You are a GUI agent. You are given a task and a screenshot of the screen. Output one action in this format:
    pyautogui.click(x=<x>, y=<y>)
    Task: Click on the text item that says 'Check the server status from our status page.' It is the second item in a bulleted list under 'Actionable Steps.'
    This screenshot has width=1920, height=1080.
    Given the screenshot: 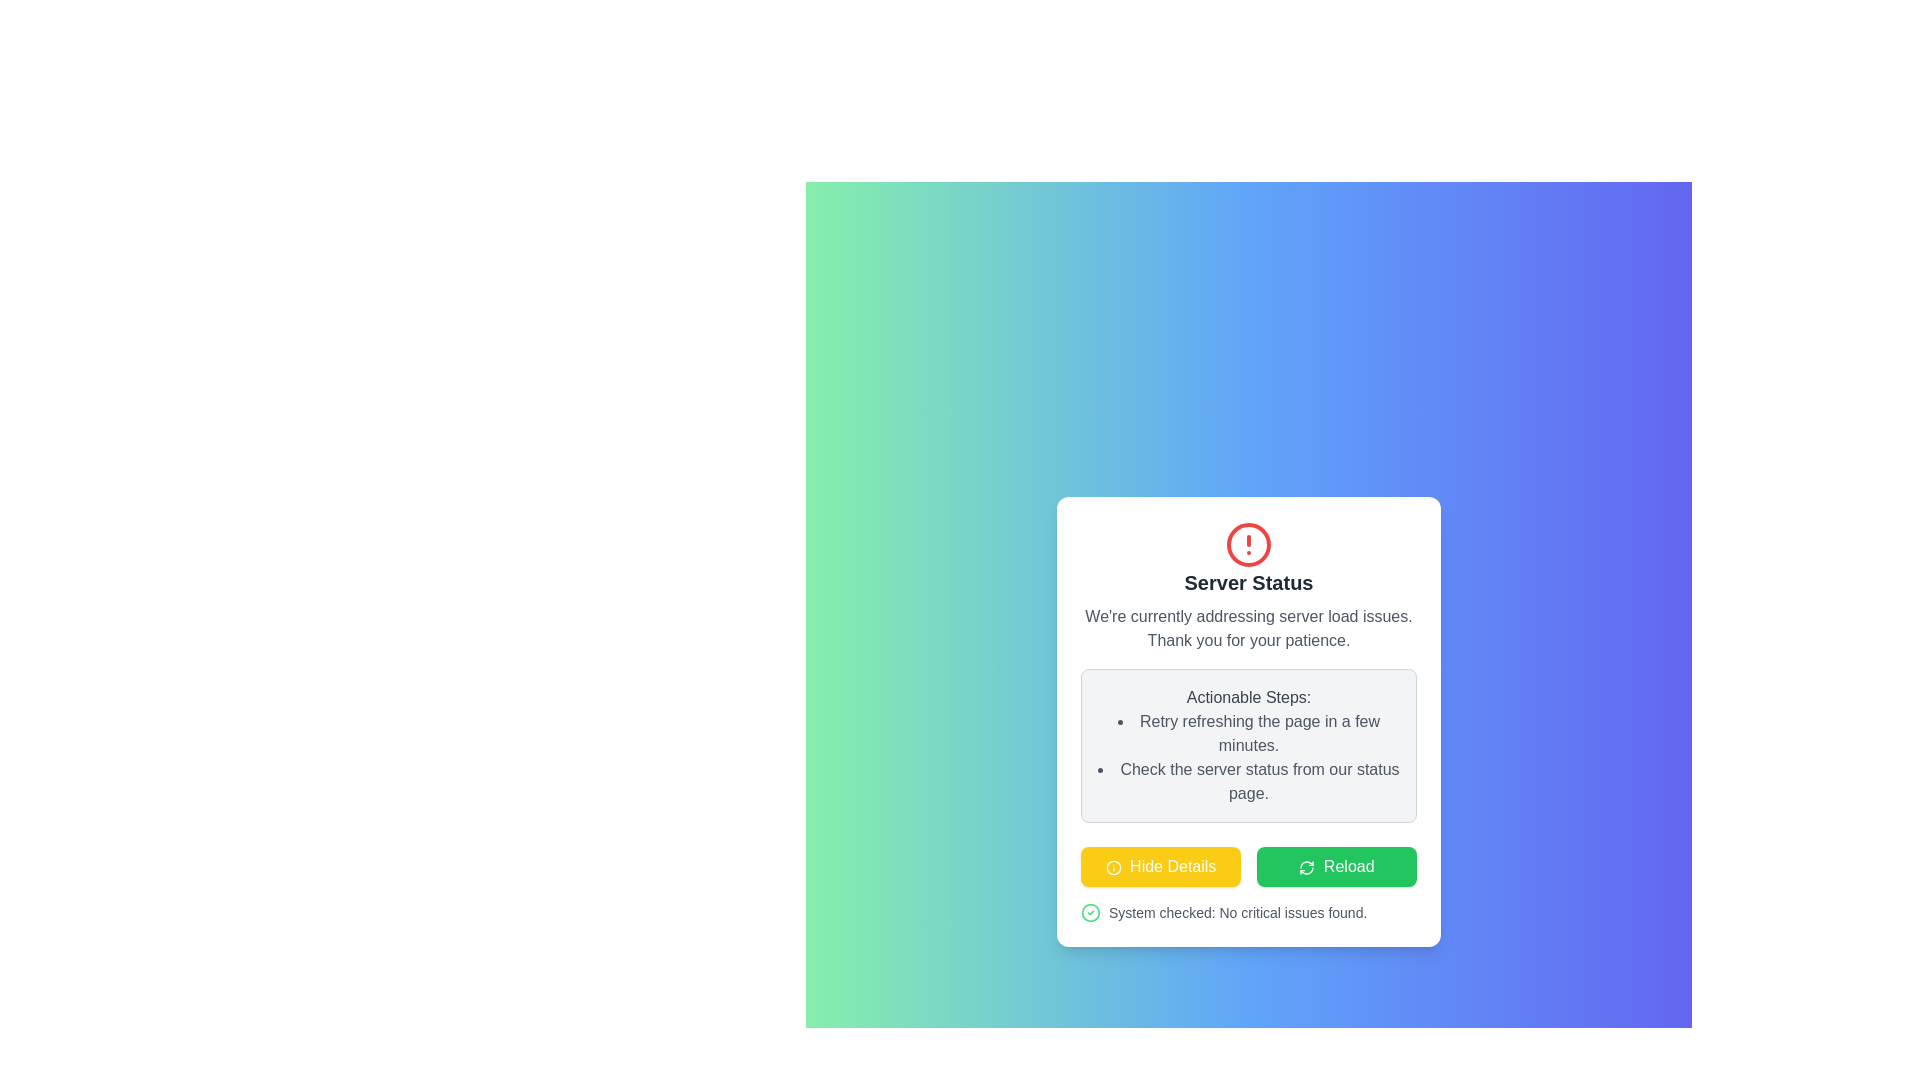 What is the action you would take?
    pyautogui.click(x=1247, y=781)
    